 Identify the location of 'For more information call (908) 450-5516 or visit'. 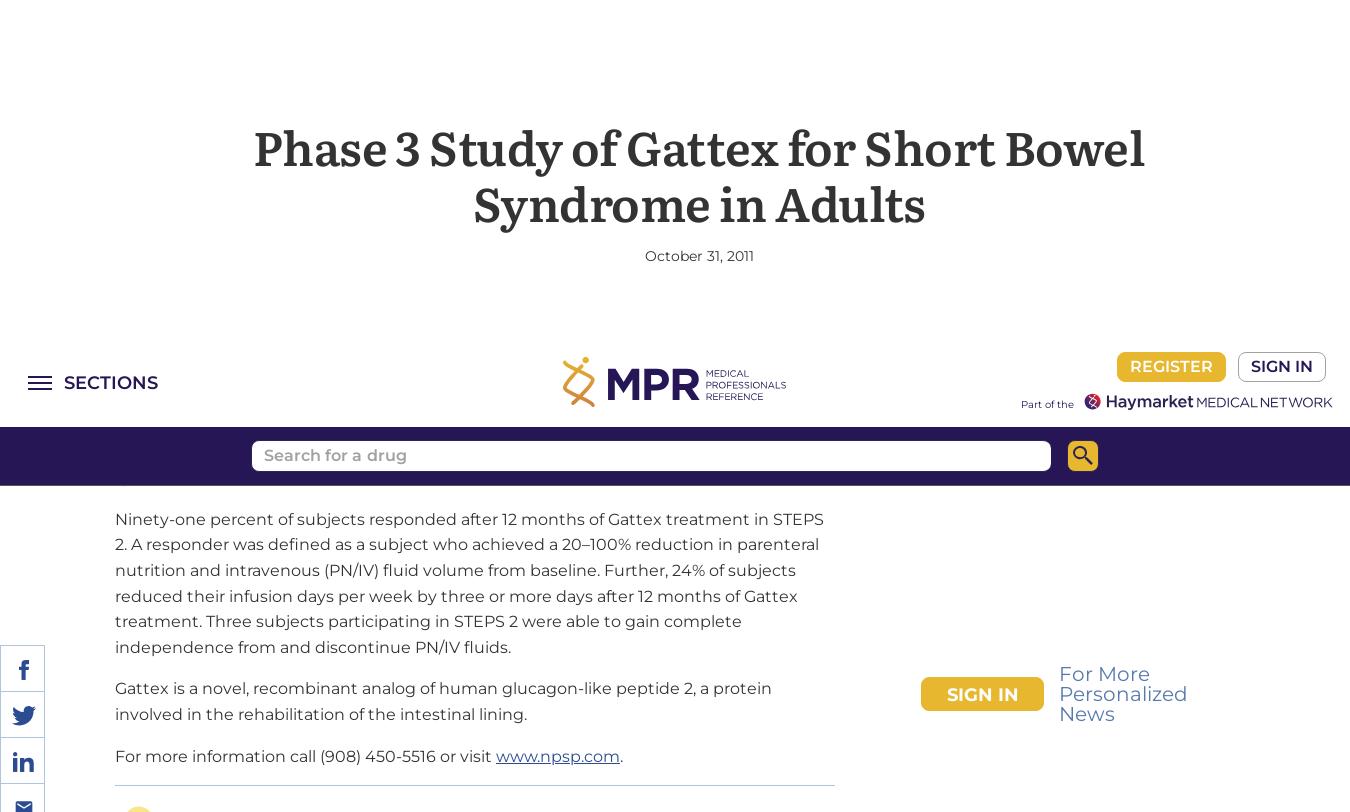
(115, 483).